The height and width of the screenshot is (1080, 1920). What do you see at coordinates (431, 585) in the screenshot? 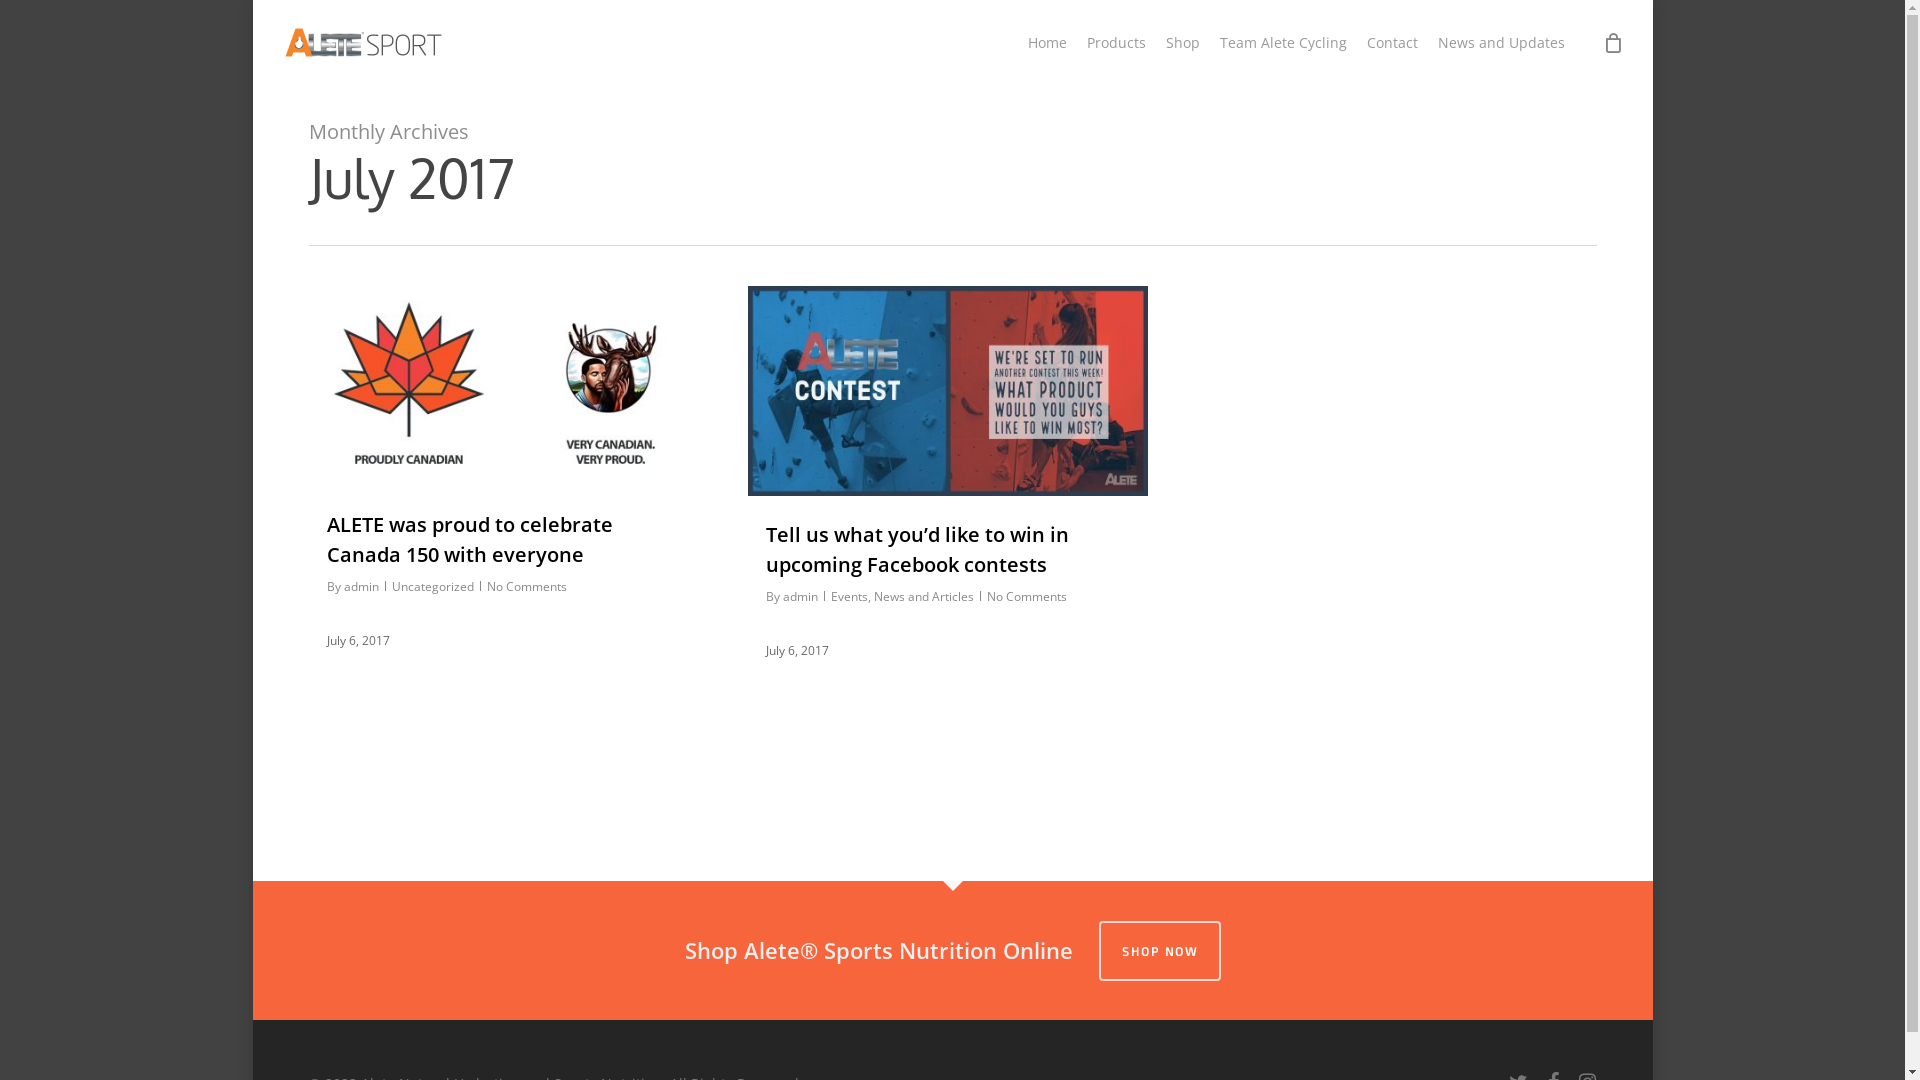
I see `'Uncategorized'` at bounding box center [431, 585].